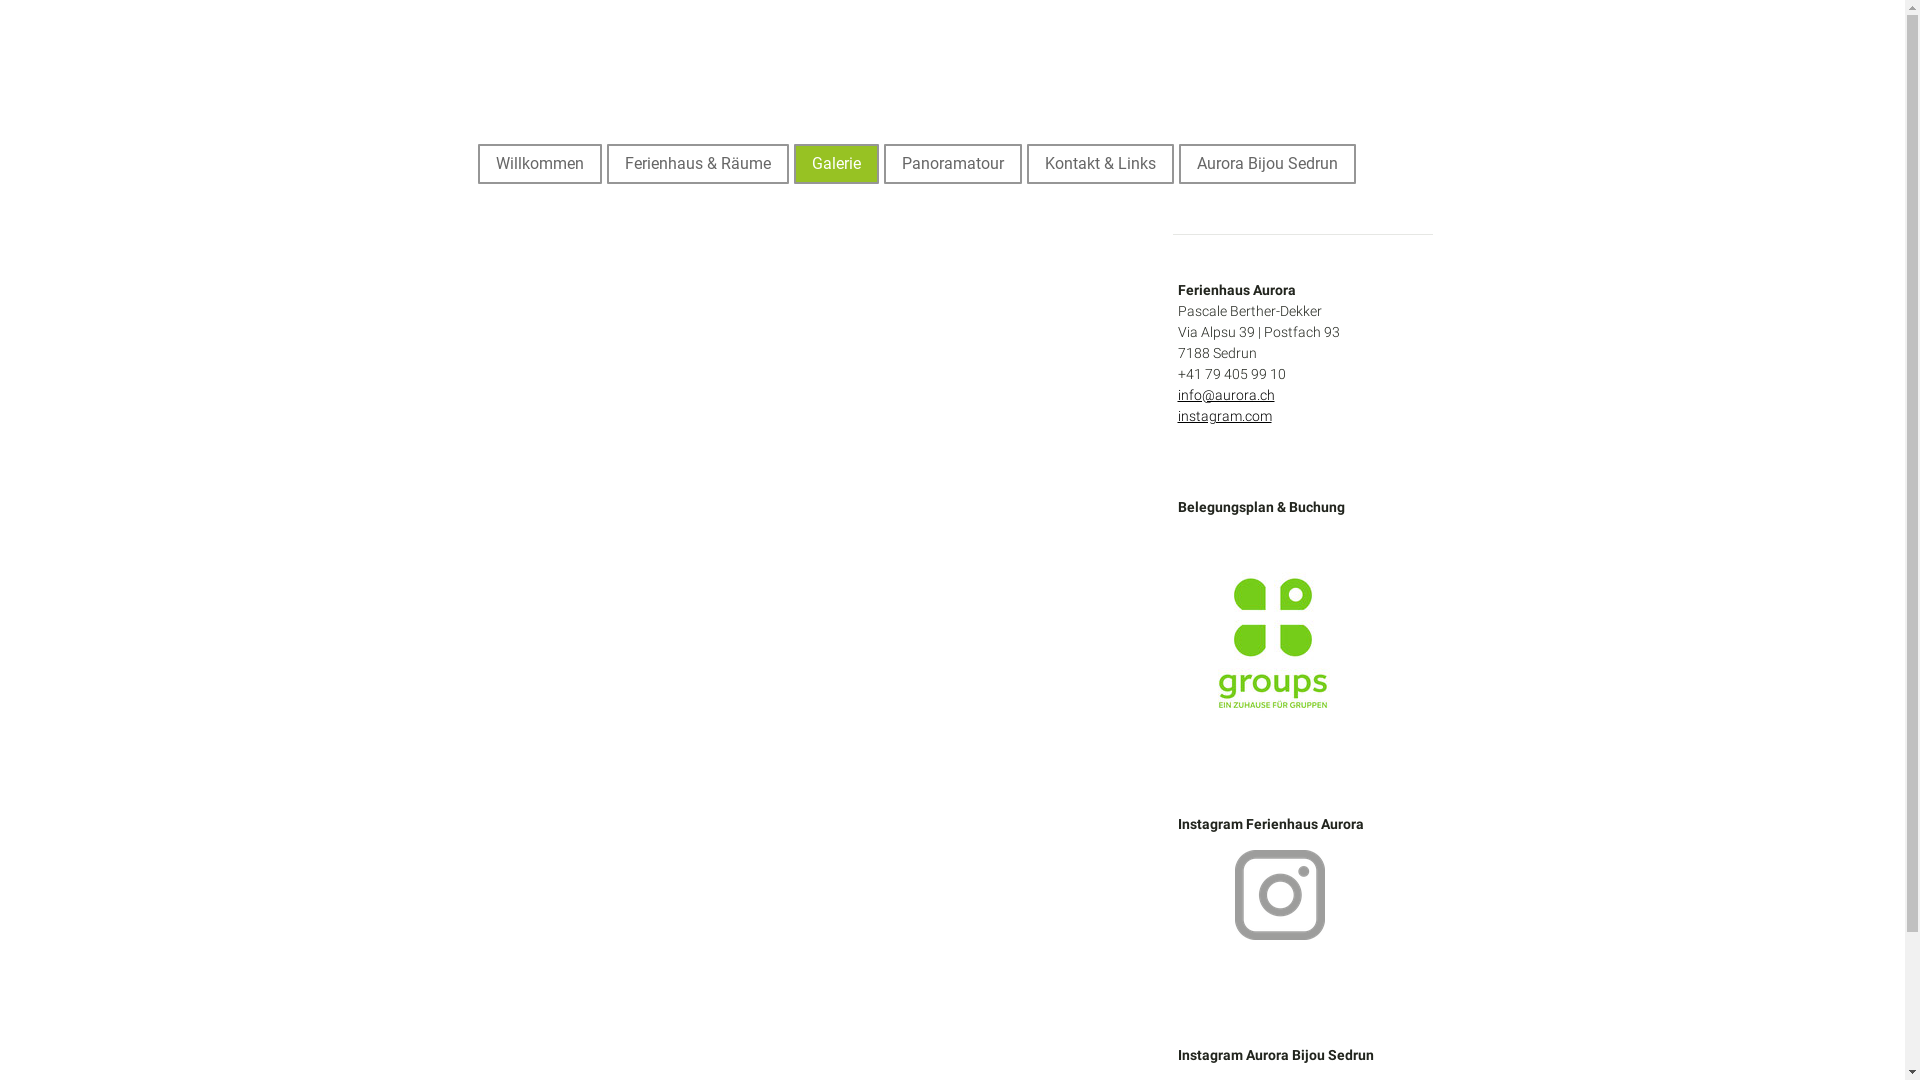  Describe the element at coordinates (1177, 394) in the screenshot. I see `'info@aurora.ch'` at that location.